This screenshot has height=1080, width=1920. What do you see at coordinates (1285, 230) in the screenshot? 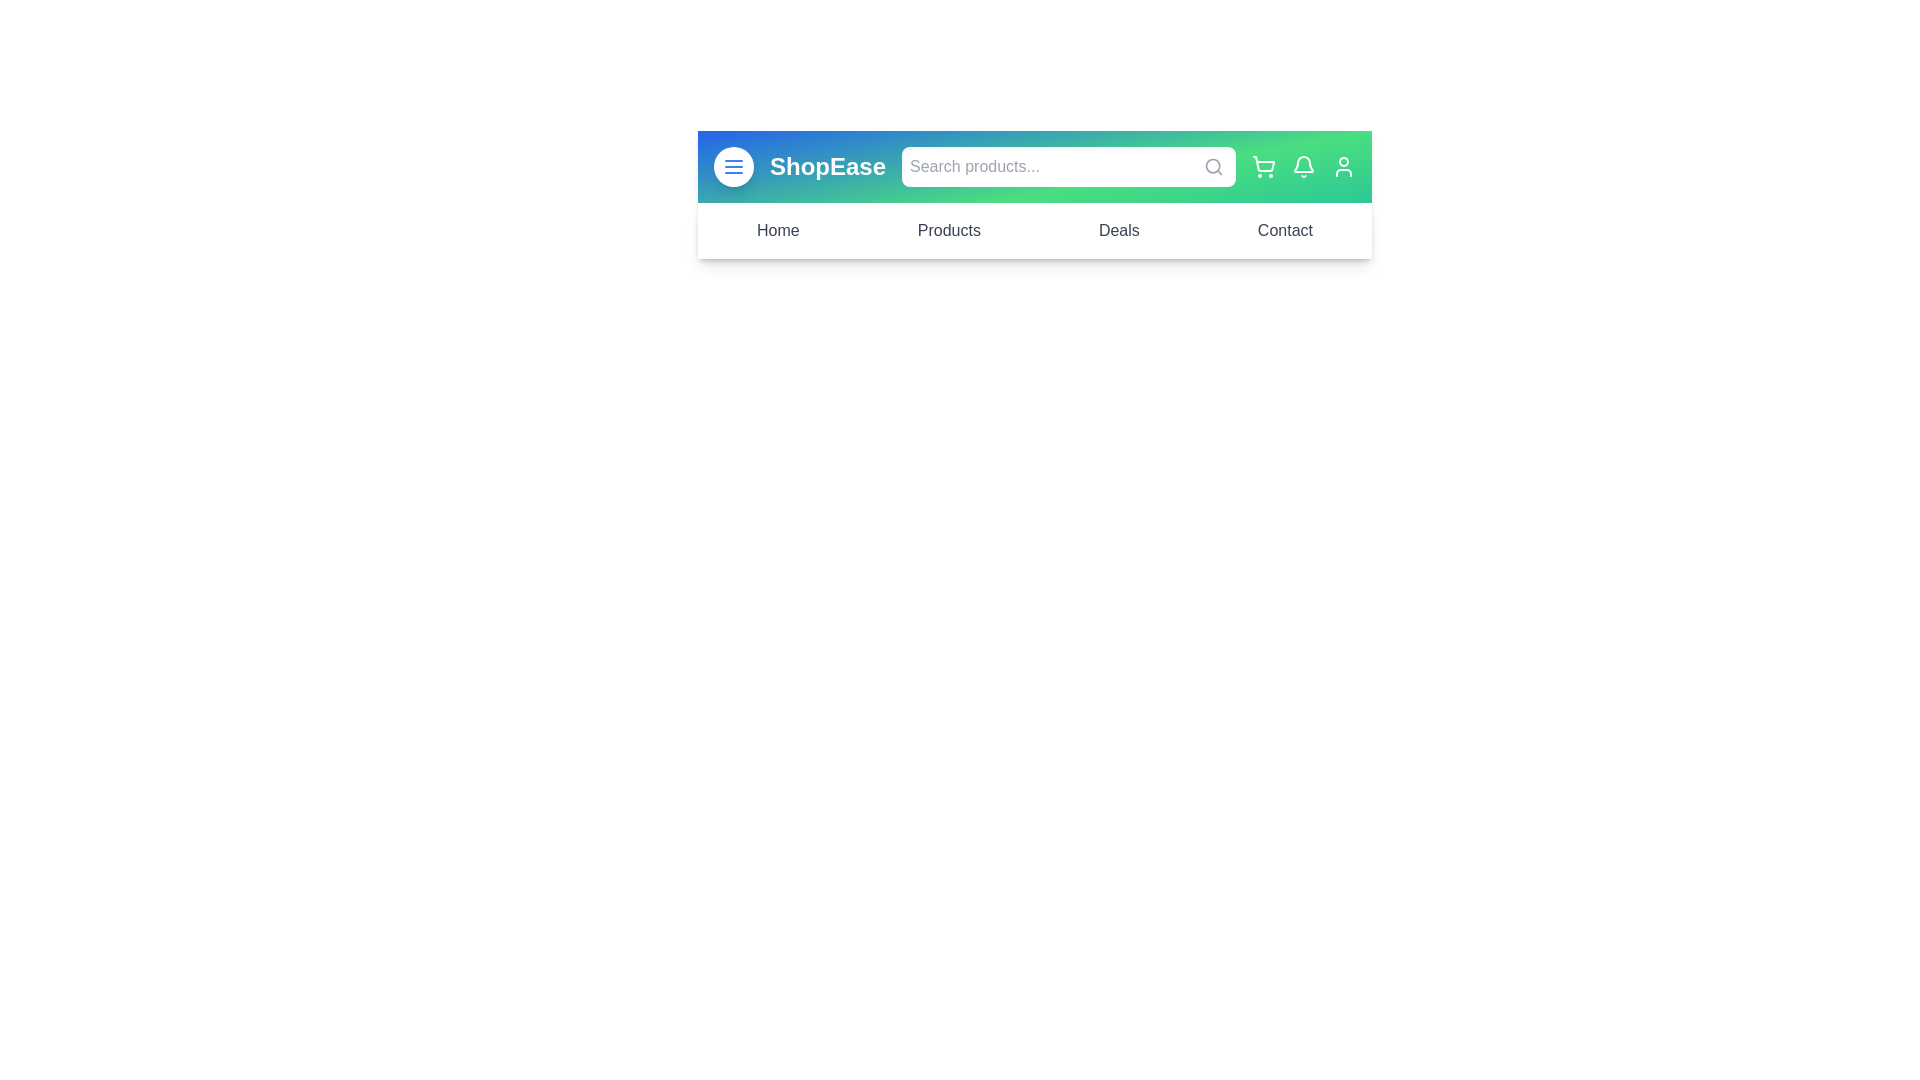
I see `the Contact navigation link` at bounding box center [1285, 230].